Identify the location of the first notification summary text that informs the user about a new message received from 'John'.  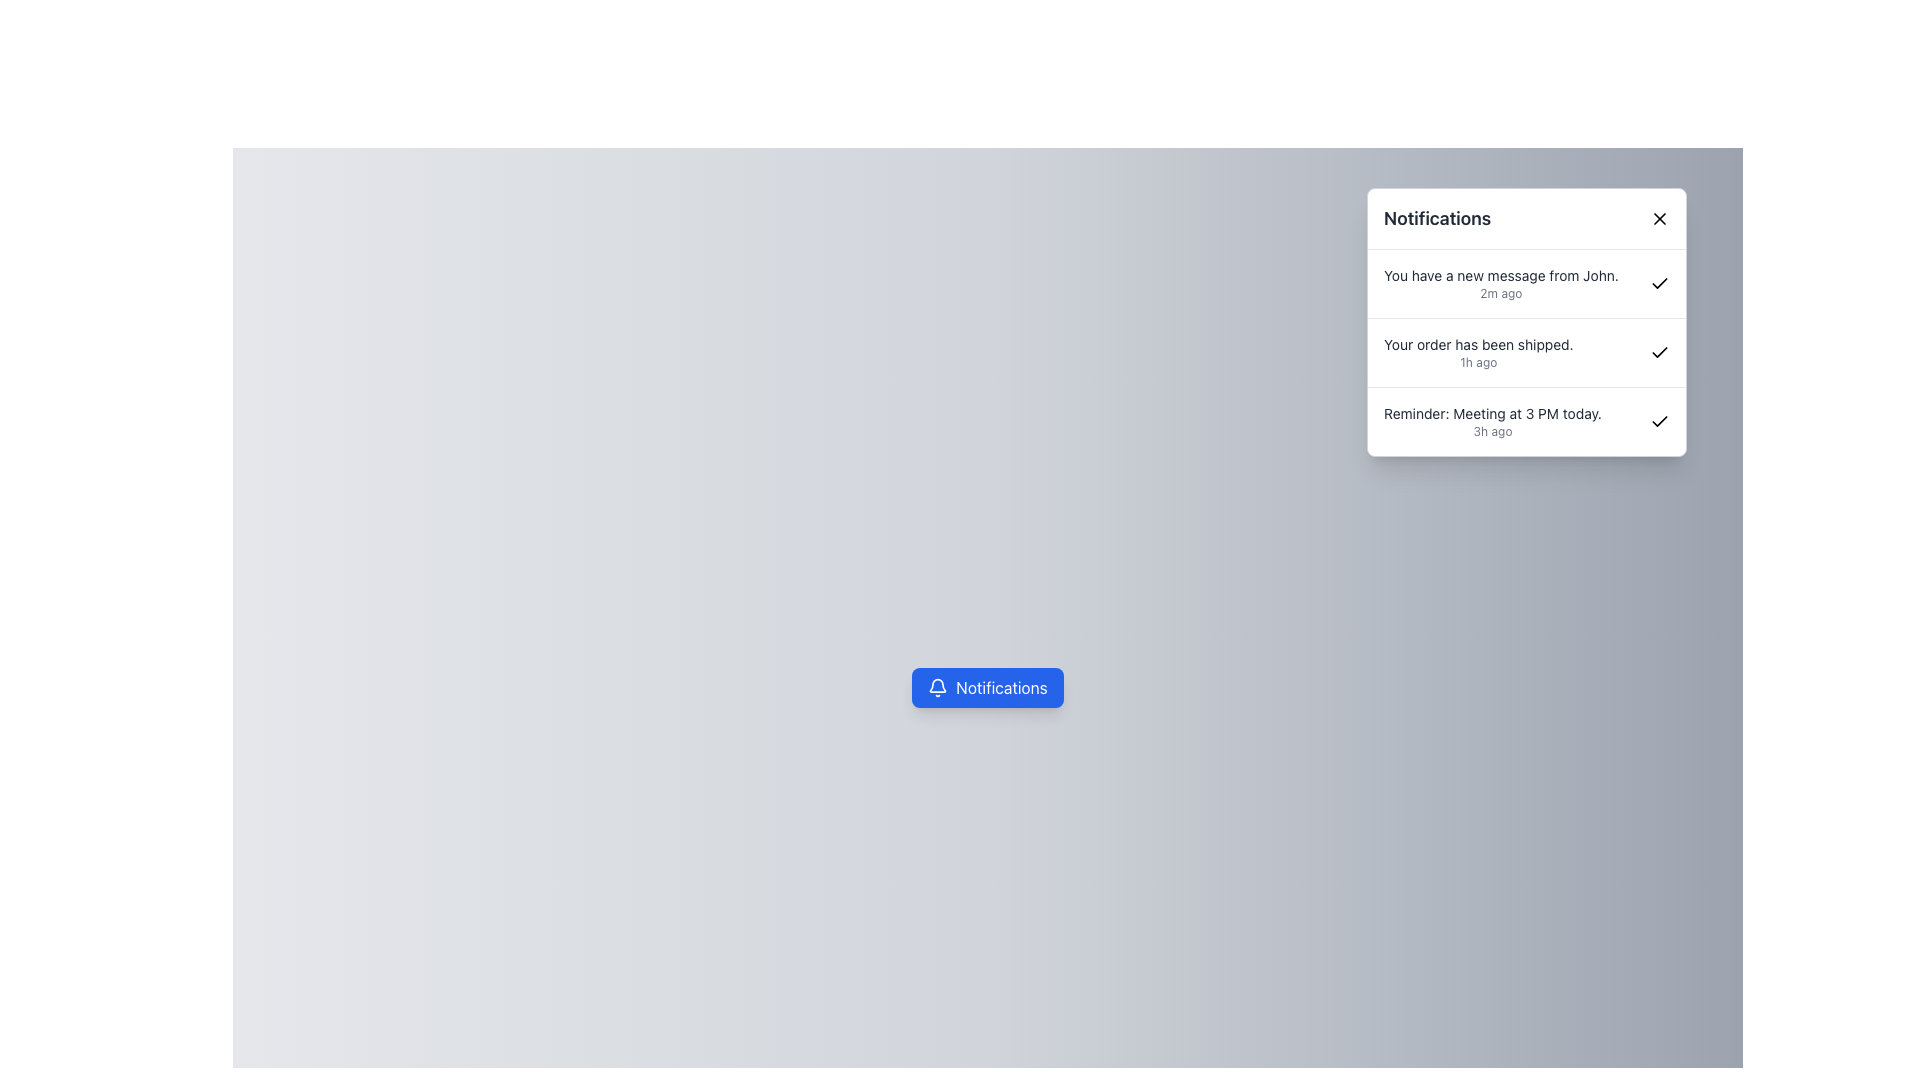
(1501, 276).